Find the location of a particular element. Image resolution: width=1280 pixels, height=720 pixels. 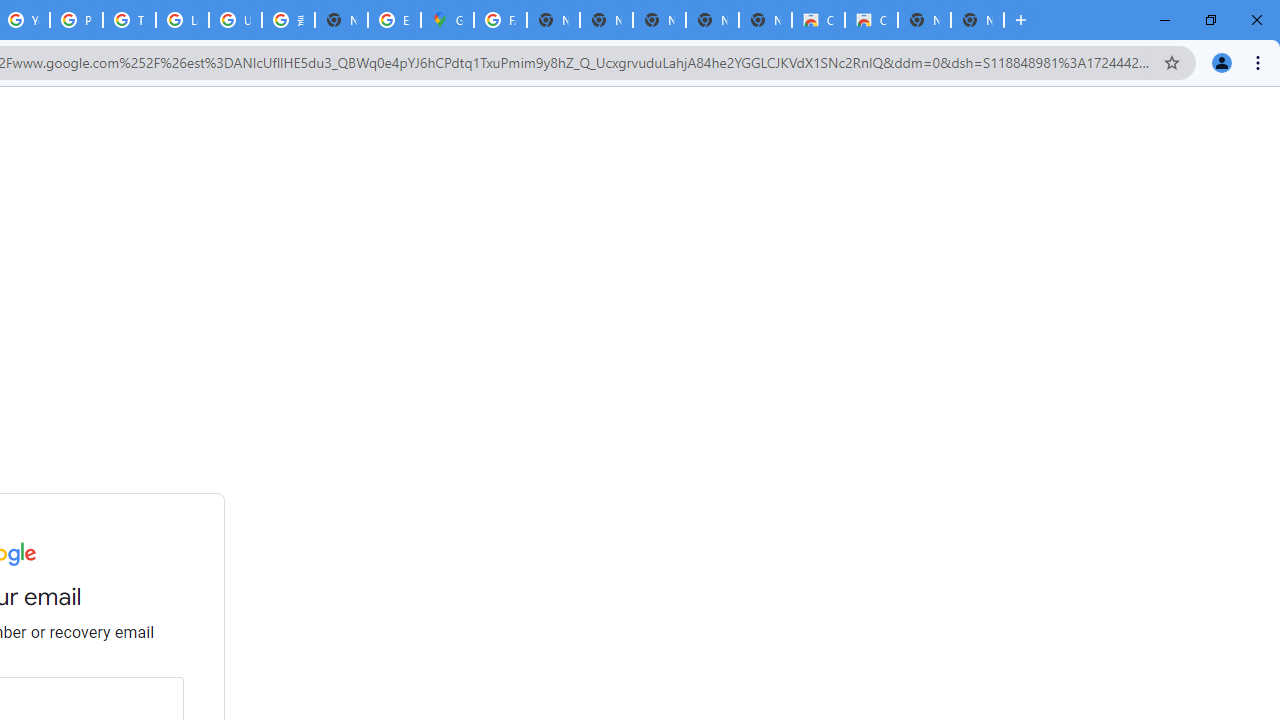

'Explore new street-level details - Google Maps Help' is located at coordinates (394, 20).